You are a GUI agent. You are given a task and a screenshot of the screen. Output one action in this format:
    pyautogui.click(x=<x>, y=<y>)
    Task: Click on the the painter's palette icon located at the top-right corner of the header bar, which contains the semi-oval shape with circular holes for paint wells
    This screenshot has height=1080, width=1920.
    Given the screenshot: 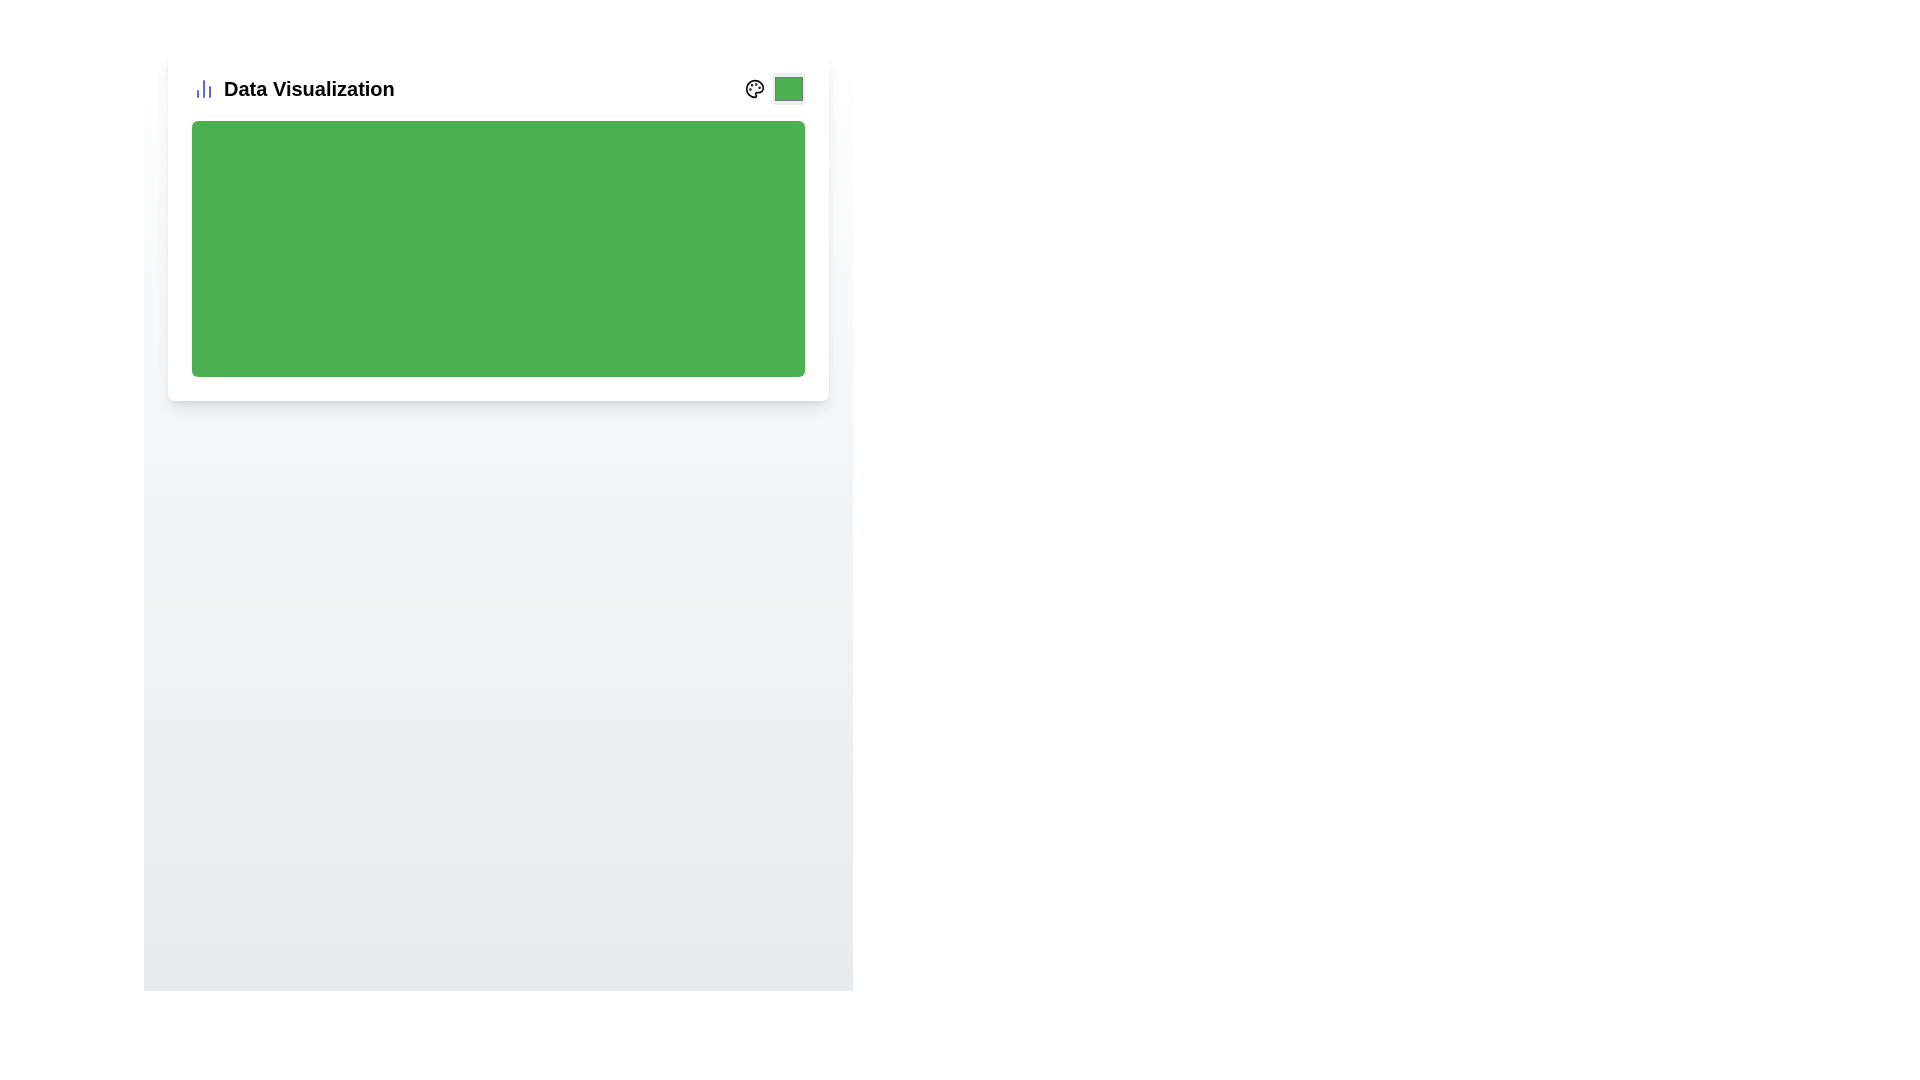 What is the action you would take?
    pyautogui.click(x=753, y=87)
    